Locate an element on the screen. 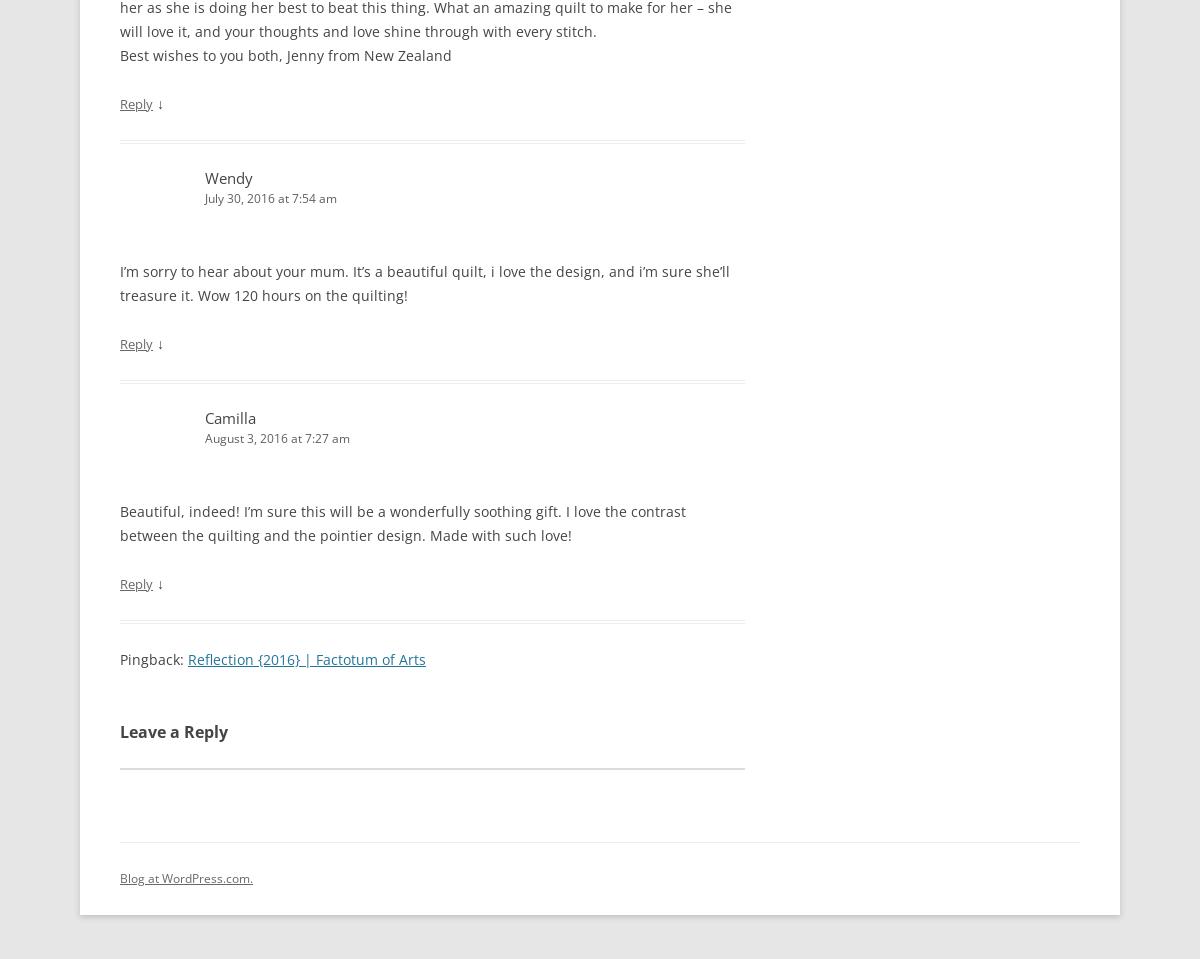 The image size is (1200, 959). 'July 30, 2016 at 7:54 am' is located at coordinates (203, 197).